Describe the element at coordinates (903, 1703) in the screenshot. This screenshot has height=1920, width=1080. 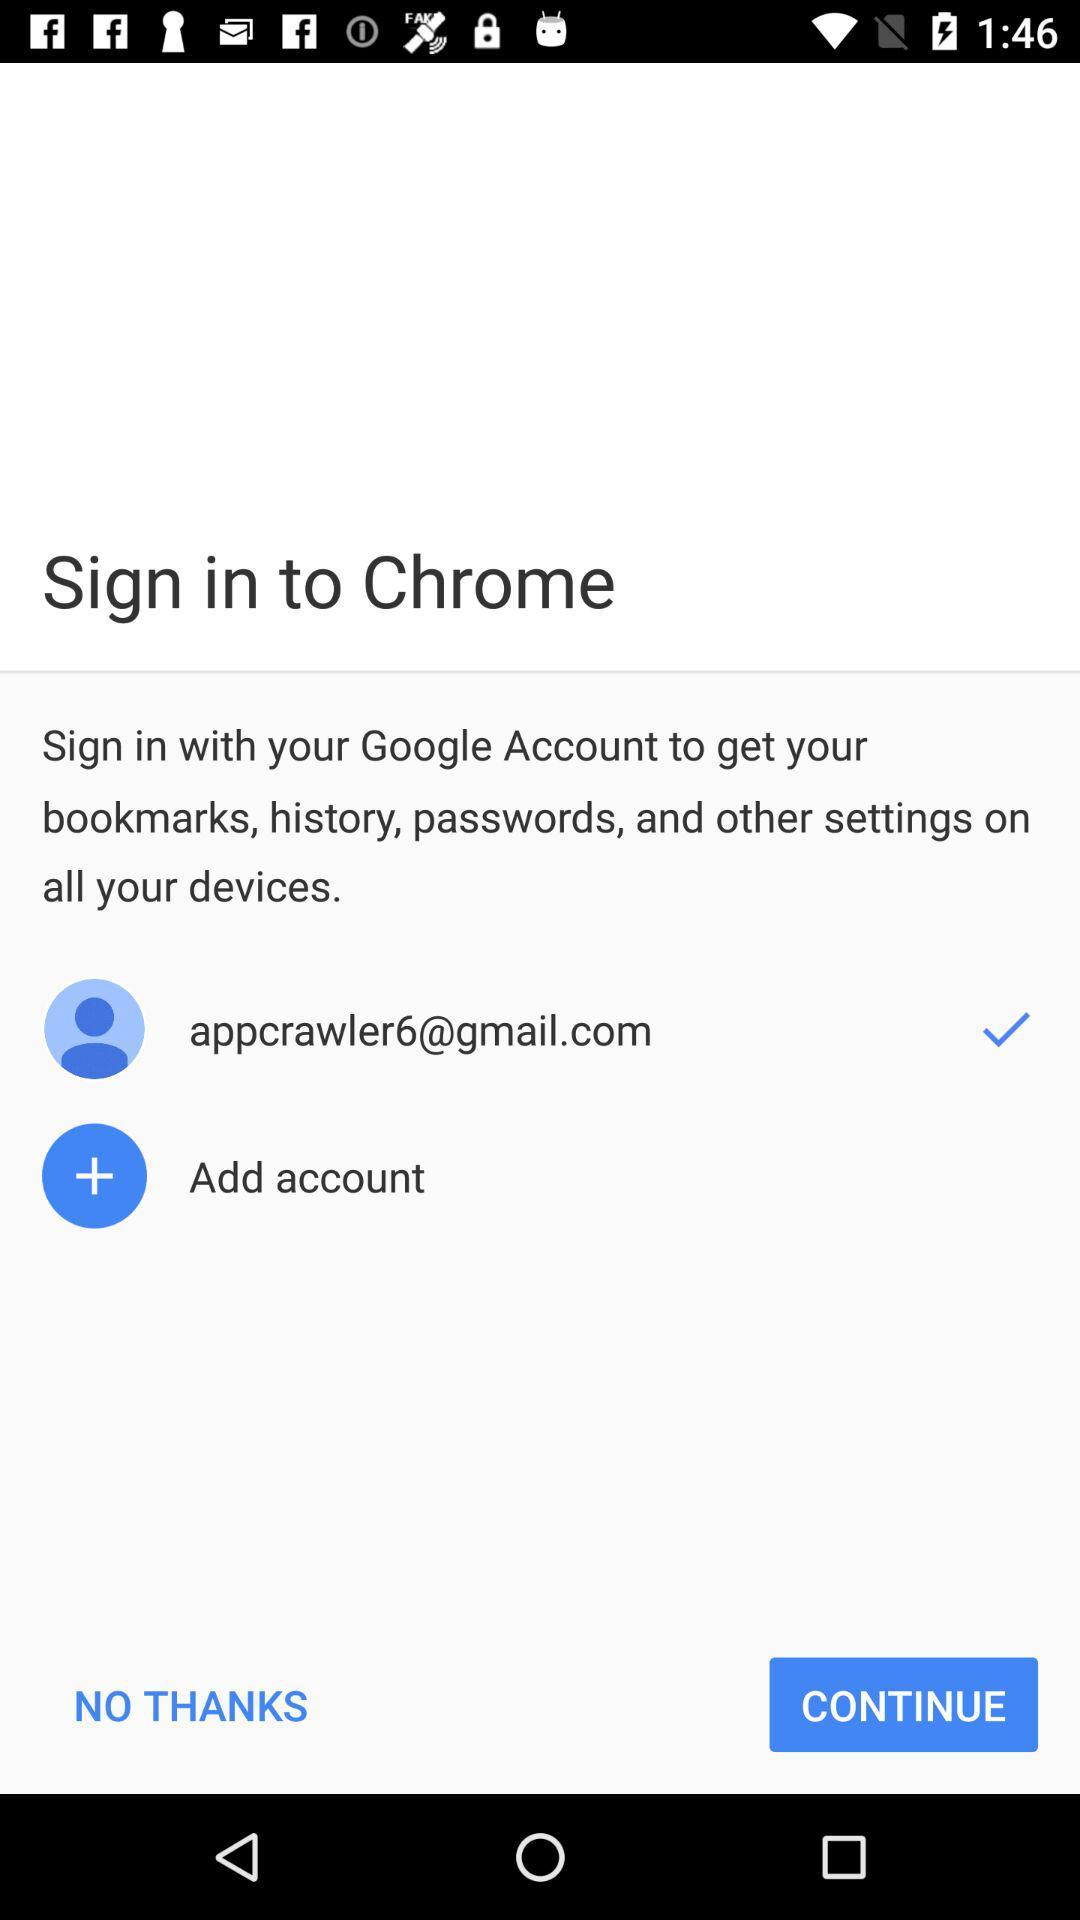
I see `the icon to the right of no thanks icon` at that location.